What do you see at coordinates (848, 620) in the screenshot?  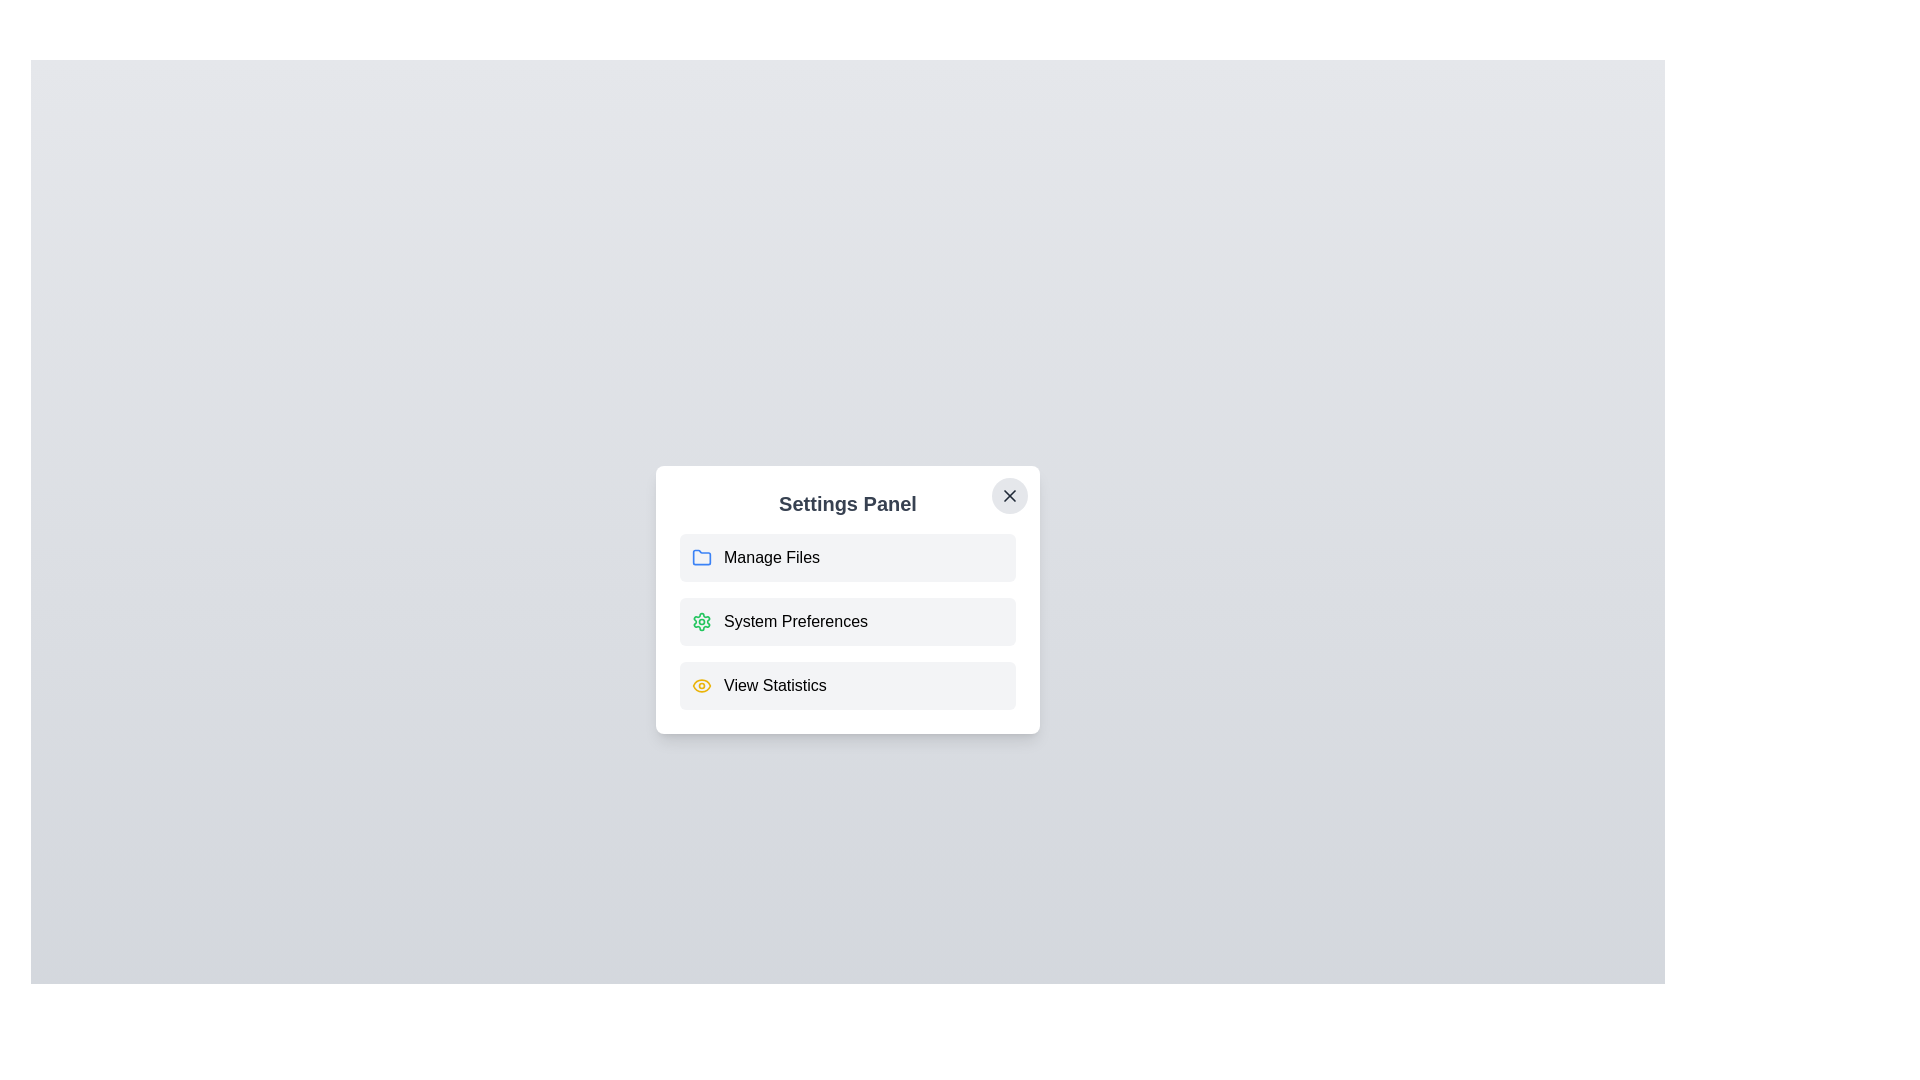 I see `the middle item labeled 'System Preferences' in the interactive list within the 'Settings Panel' modal` at bounding box center [848, 620].